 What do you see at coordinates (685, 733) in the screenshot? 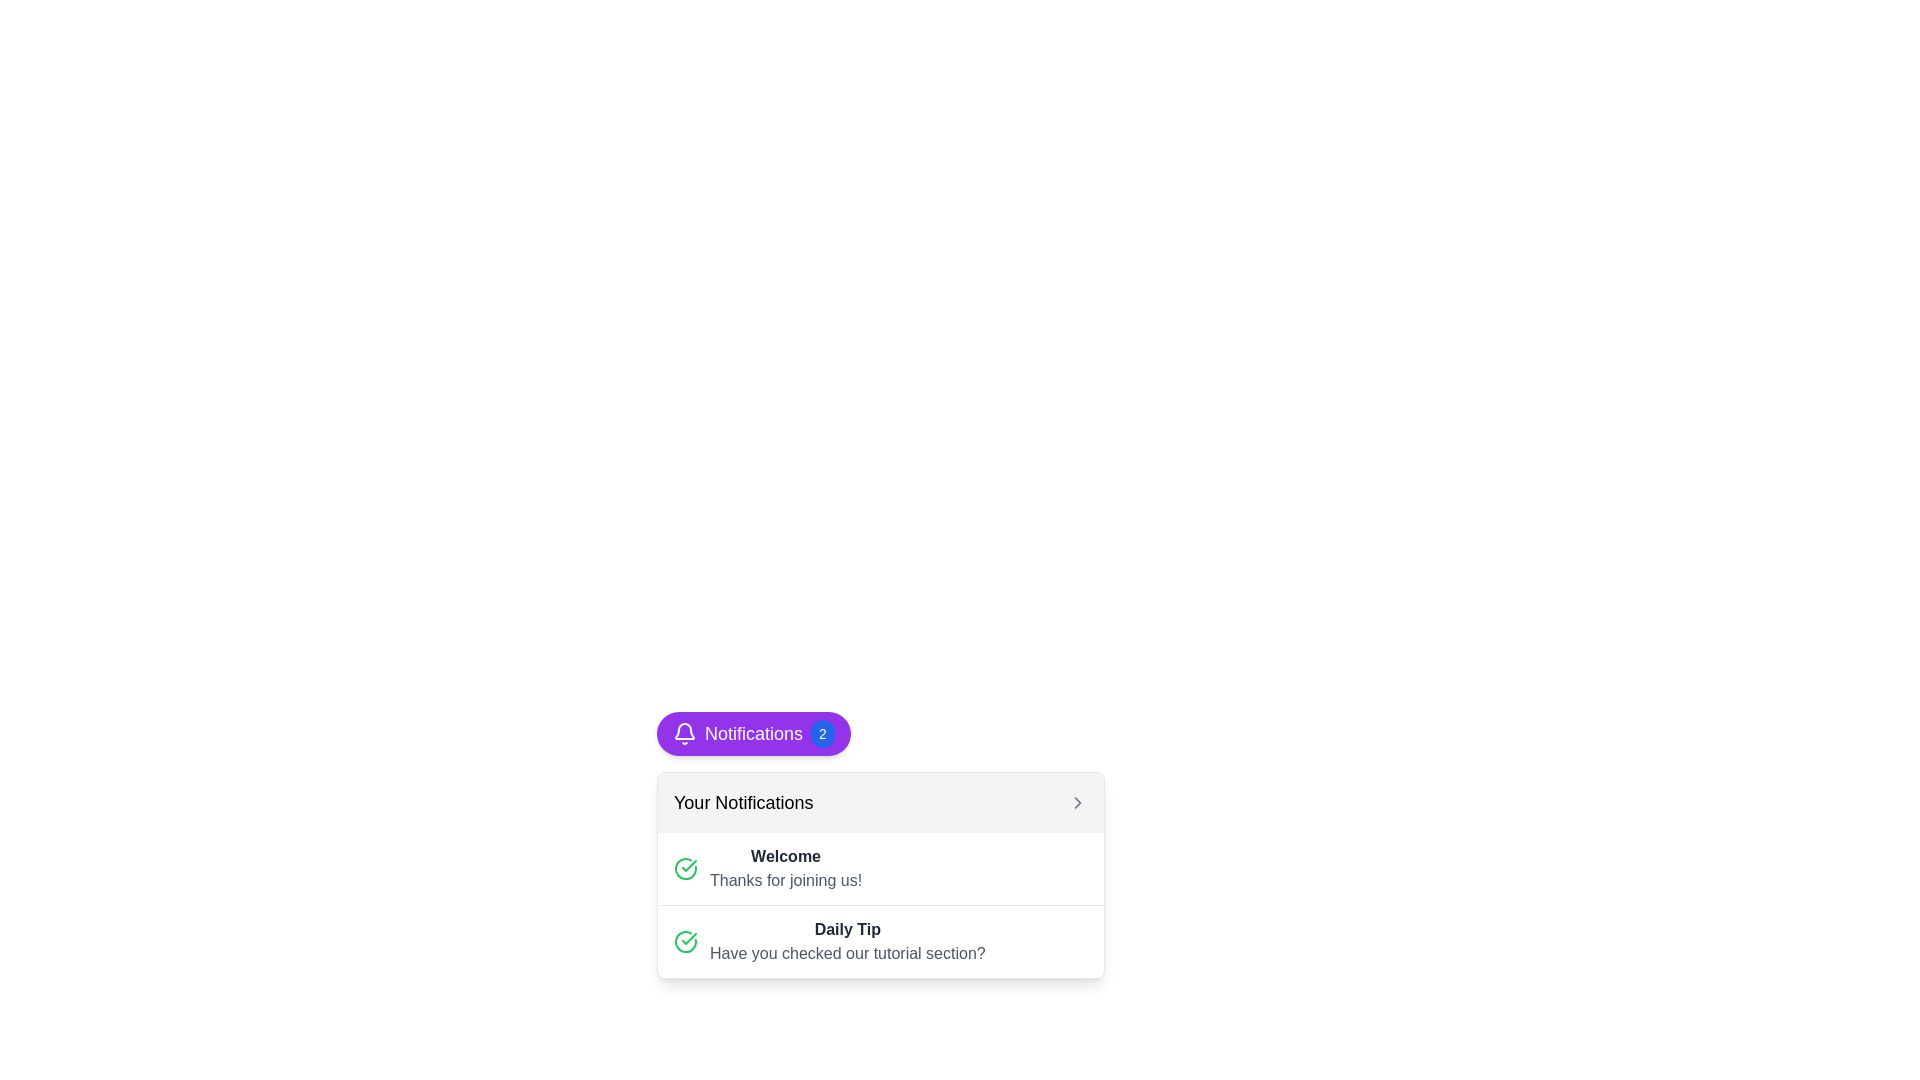
I see `the notification bell icon, which is styled in a minimal, modern design with a purple circular background, located on the left side of the 'Notifications 2' button` at bounding box center [685, 733].